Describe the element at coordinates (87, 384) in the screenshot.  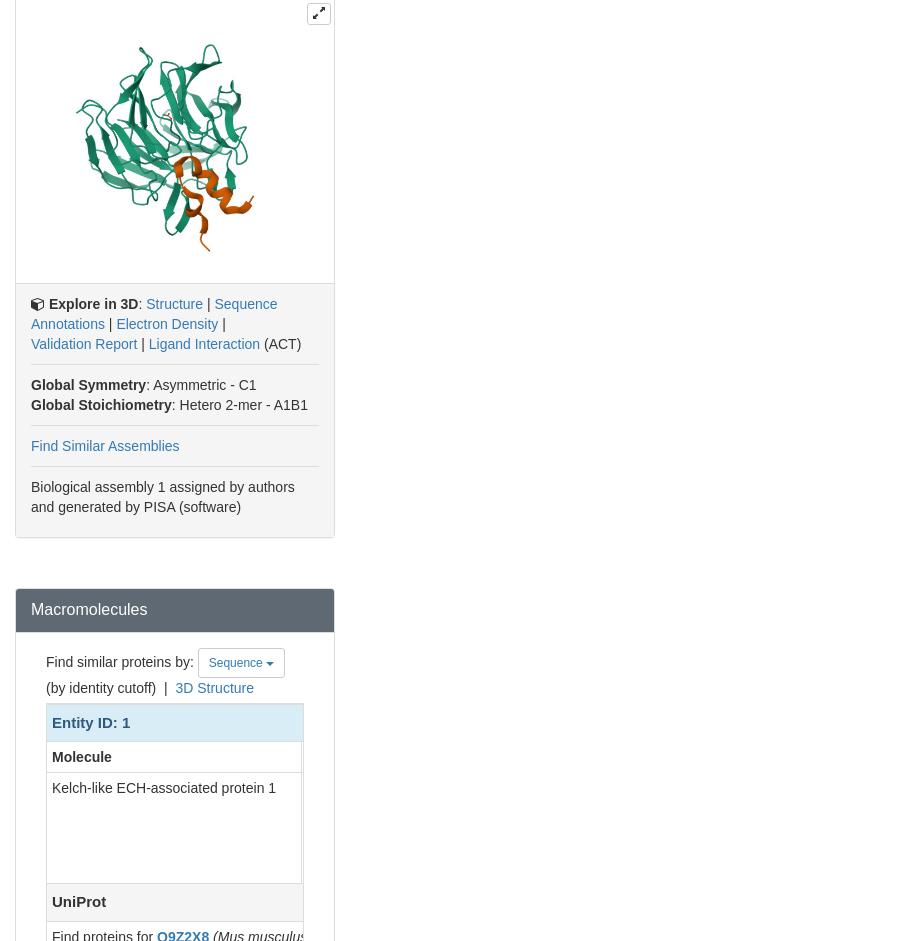
I see `'Global Symmetry'` at that location.